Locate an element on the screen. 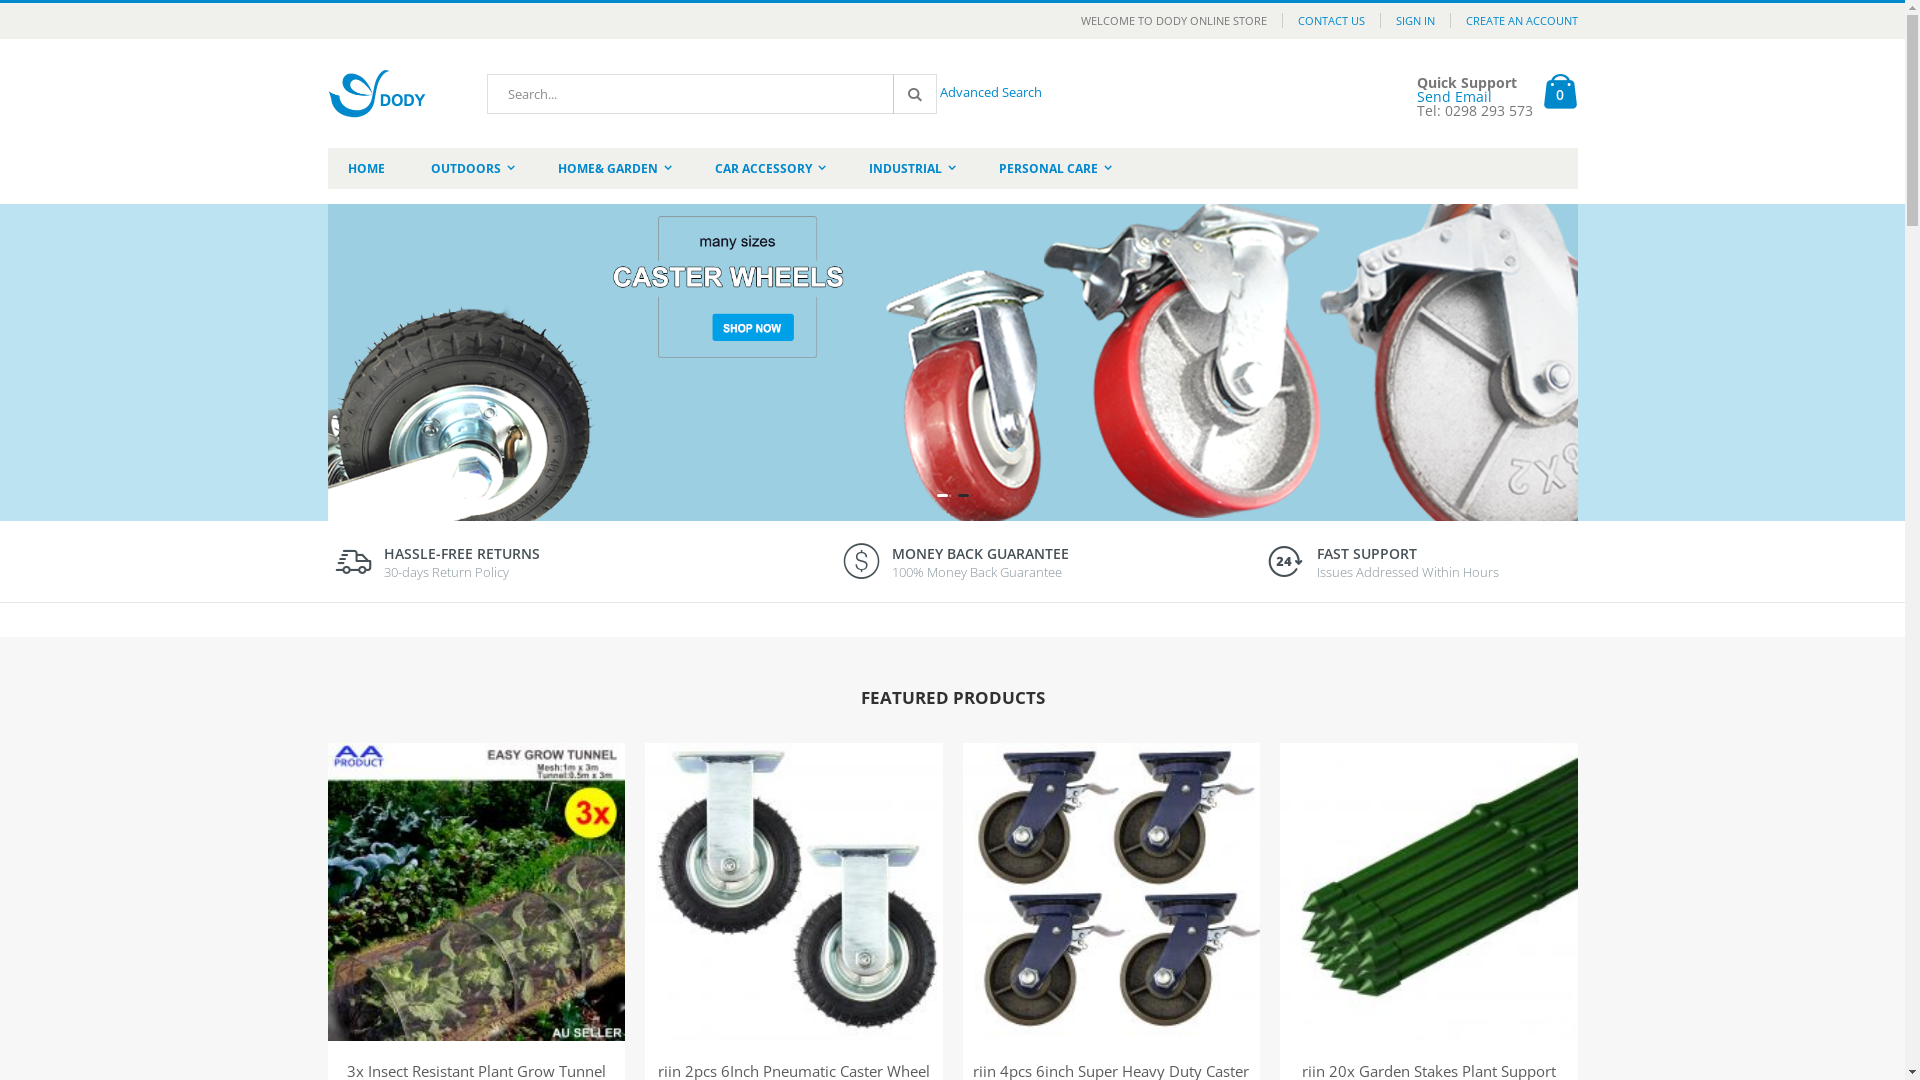  'CONTACT US' is located at coordinates (1330, 20).